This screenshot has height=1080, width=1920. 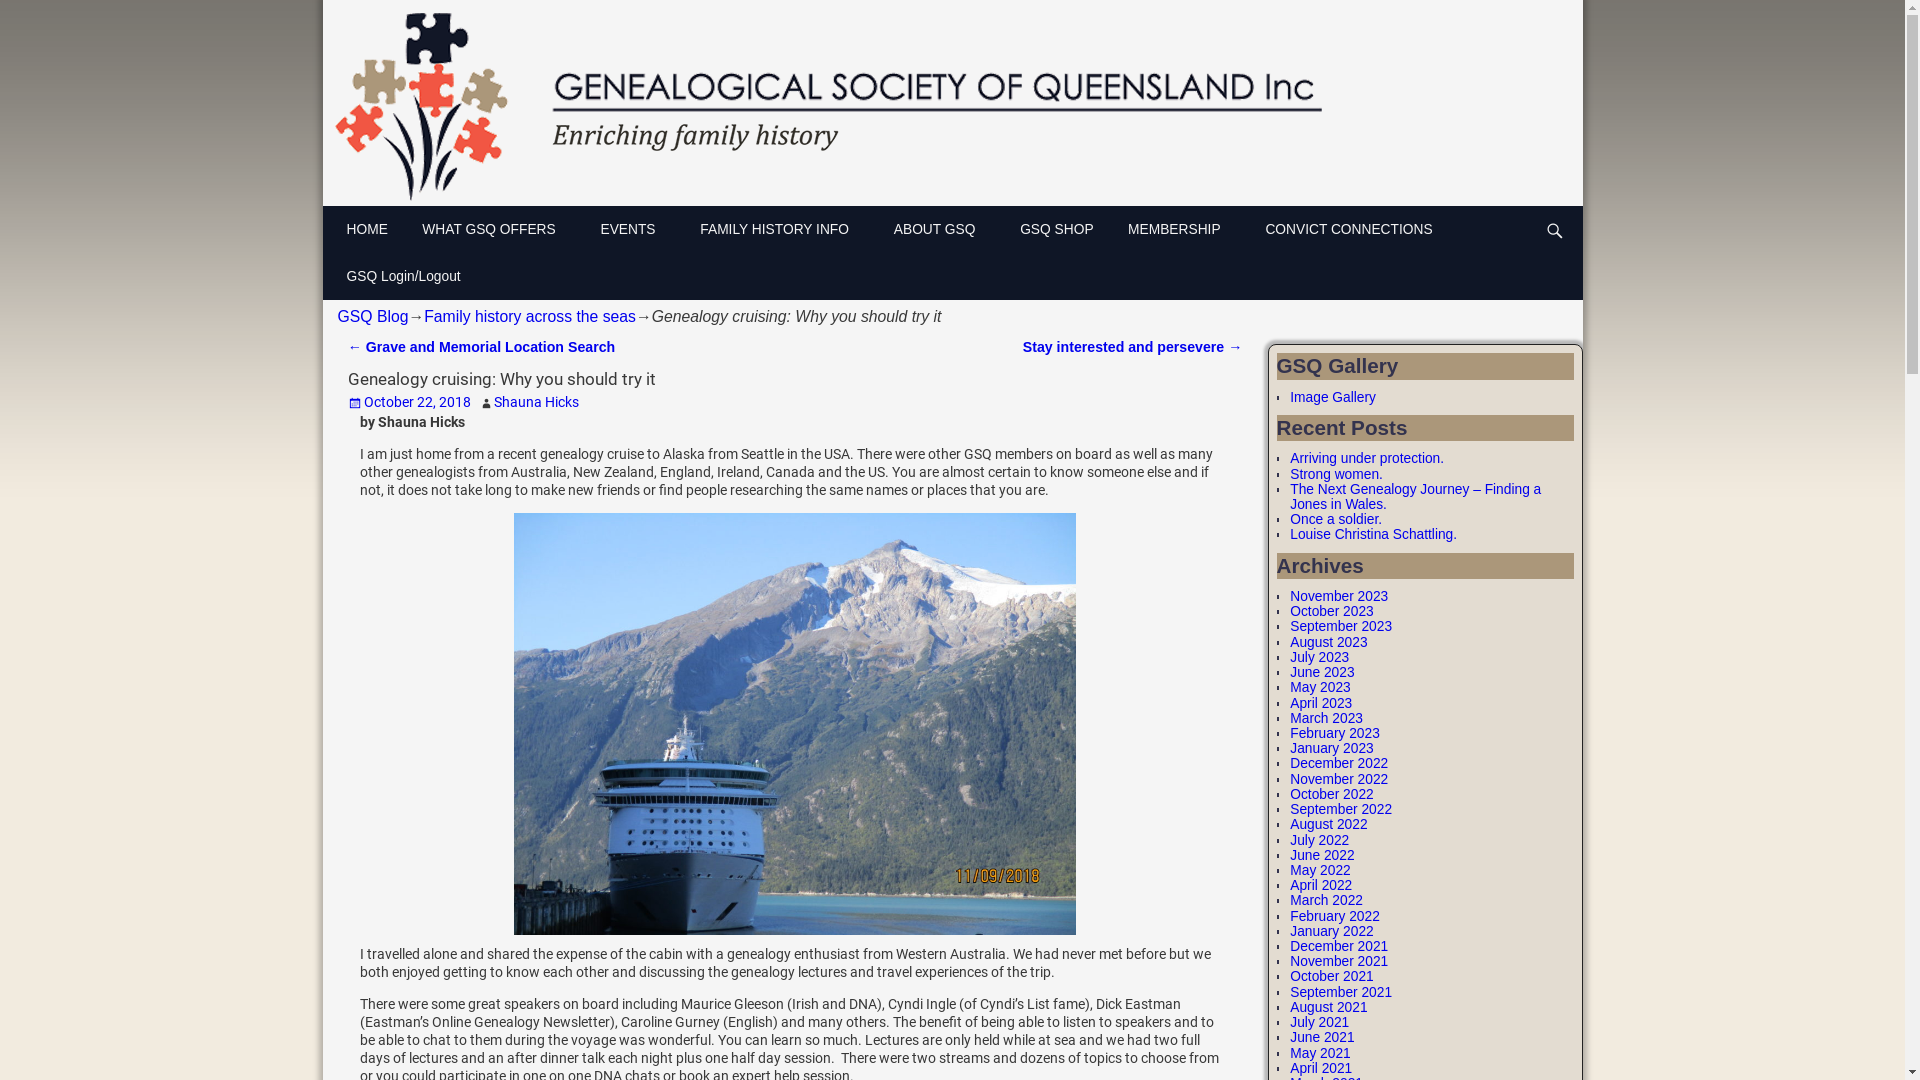 What do you see at coordinates (1290, 839) in the screenshot?
I see `'July 2022'` at bounding box center [1290, 839].